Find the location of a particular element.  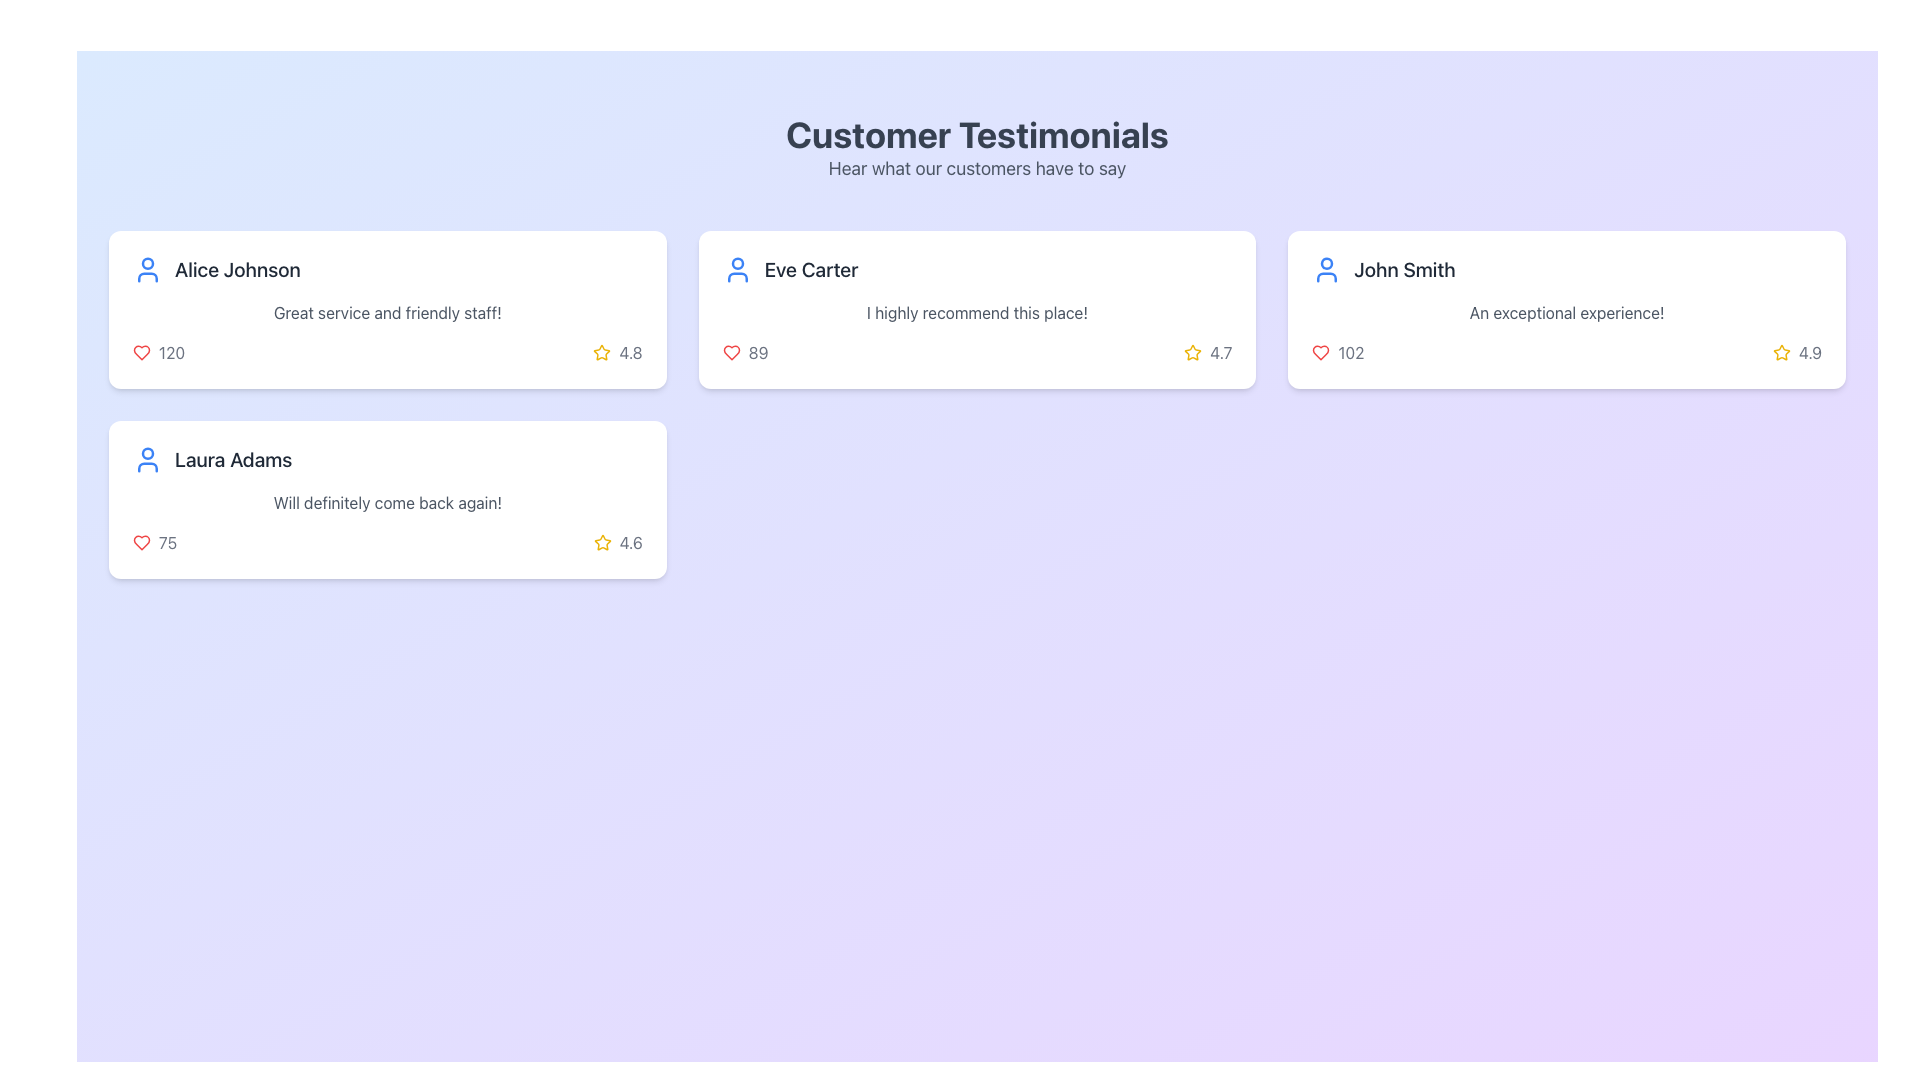

the user name text label displayed in the testimonial card is located at coordinates (233, 459).